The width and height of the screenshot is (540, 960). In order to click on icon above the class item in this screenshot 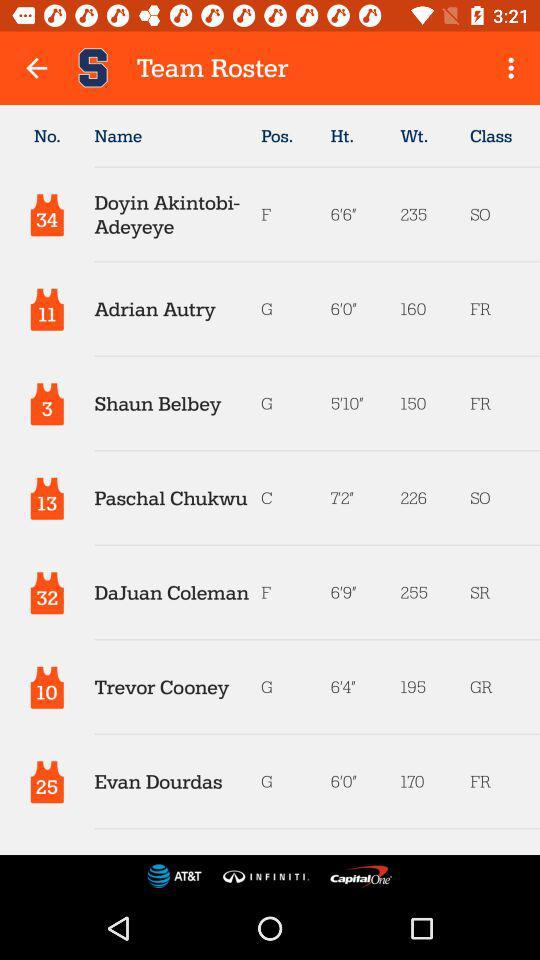, I will do `click(513, 68)`.